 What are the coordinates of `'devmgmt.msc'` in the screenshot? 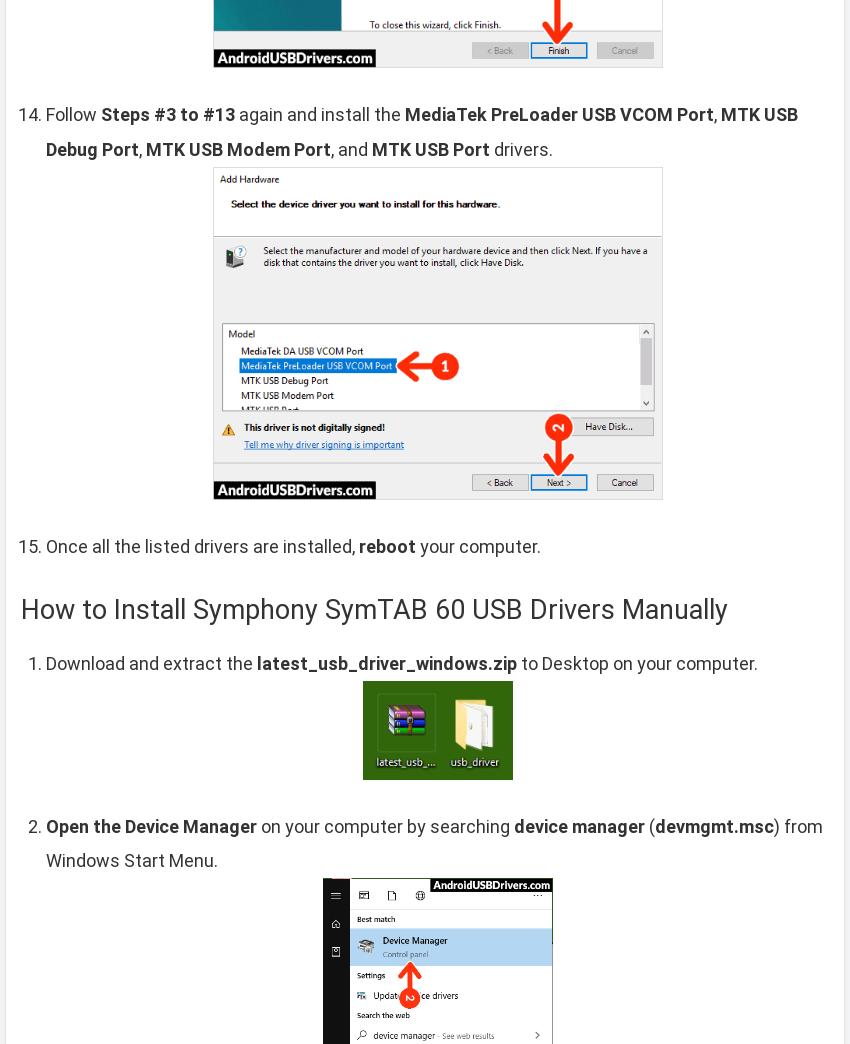 It's located at (713, 824).